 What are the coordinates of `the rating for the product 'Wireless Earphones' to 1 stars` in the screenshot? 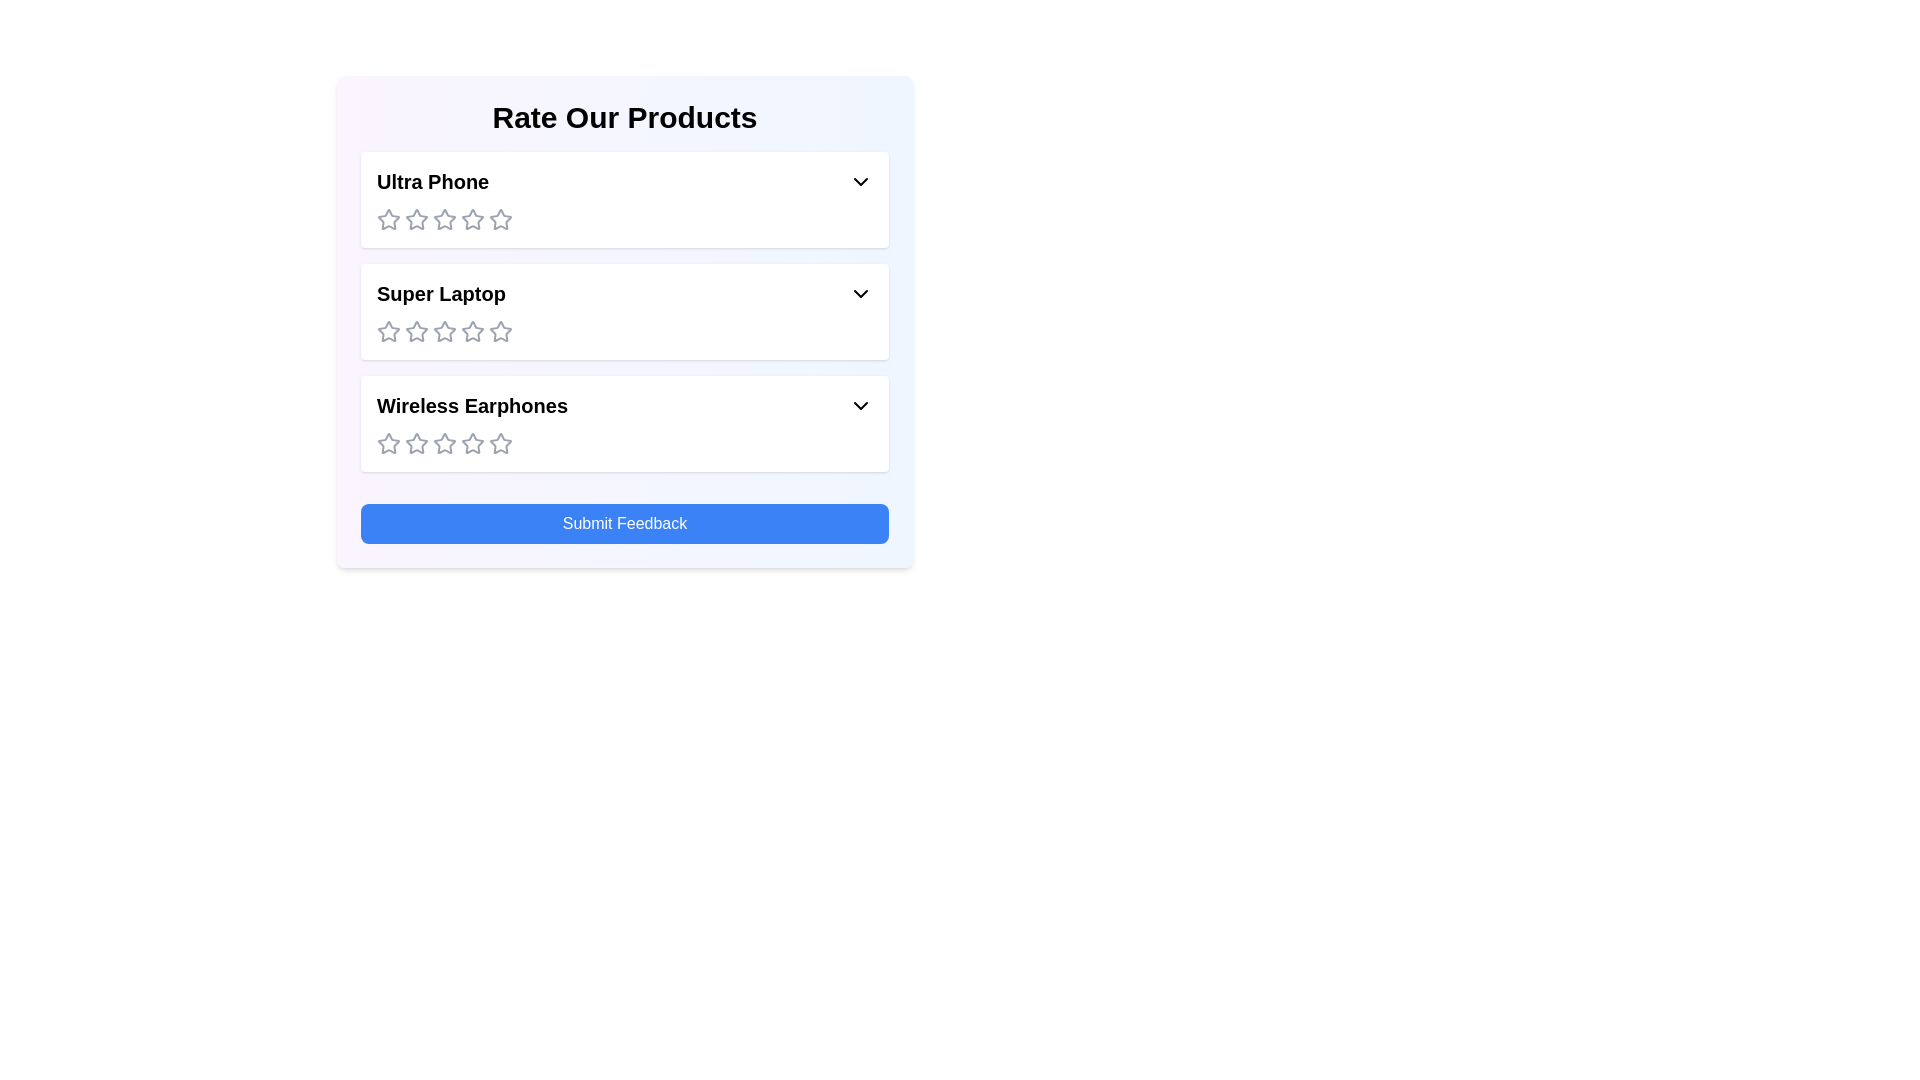 It's located at (388, 442).